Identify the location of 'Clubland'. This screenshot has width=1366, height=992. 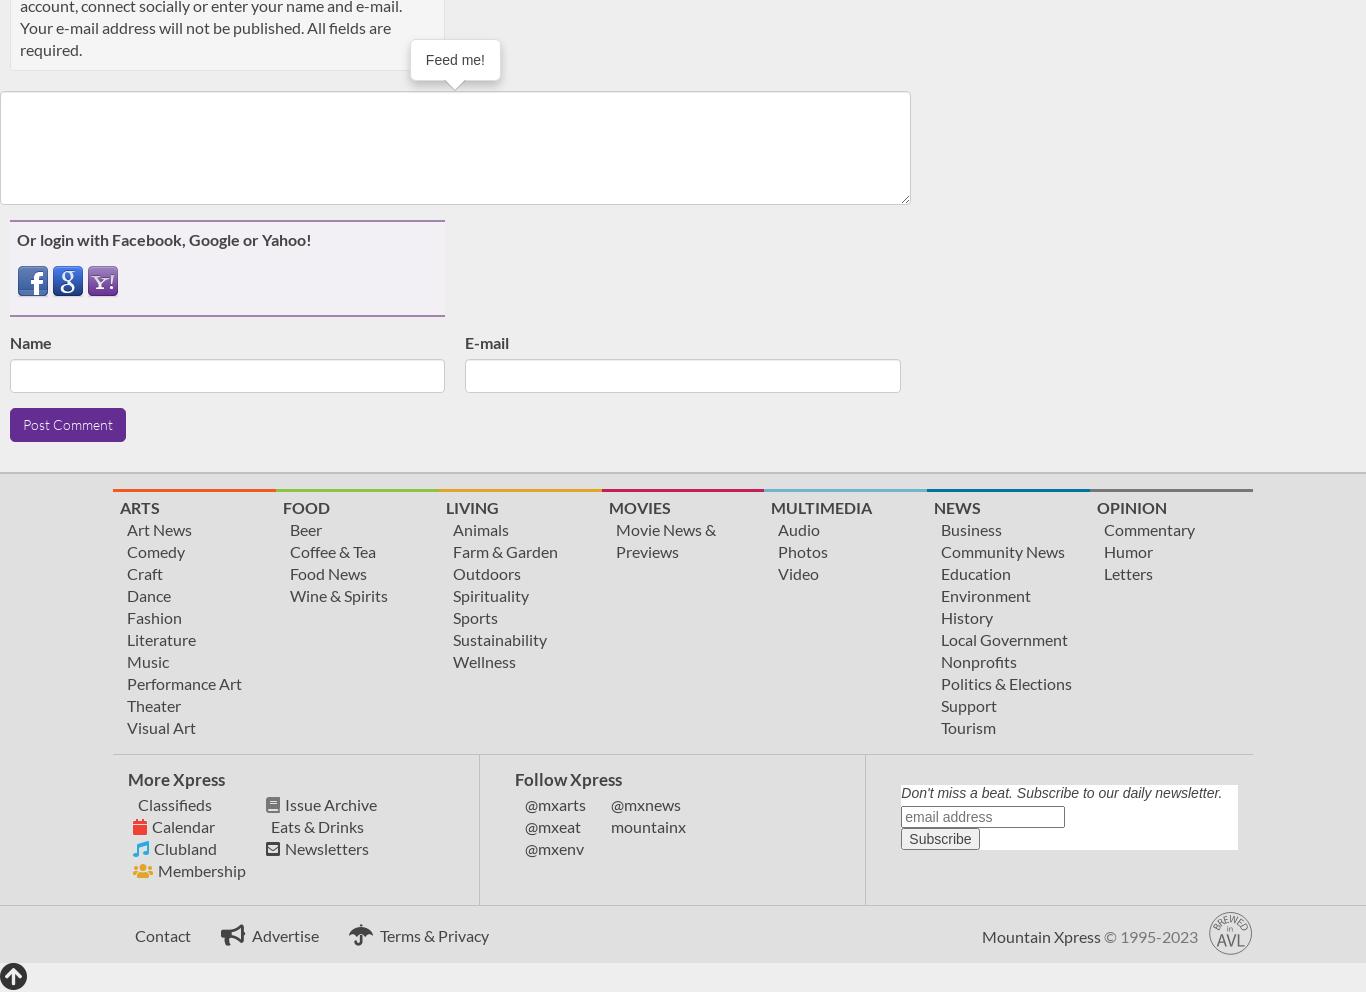
(184, 847).